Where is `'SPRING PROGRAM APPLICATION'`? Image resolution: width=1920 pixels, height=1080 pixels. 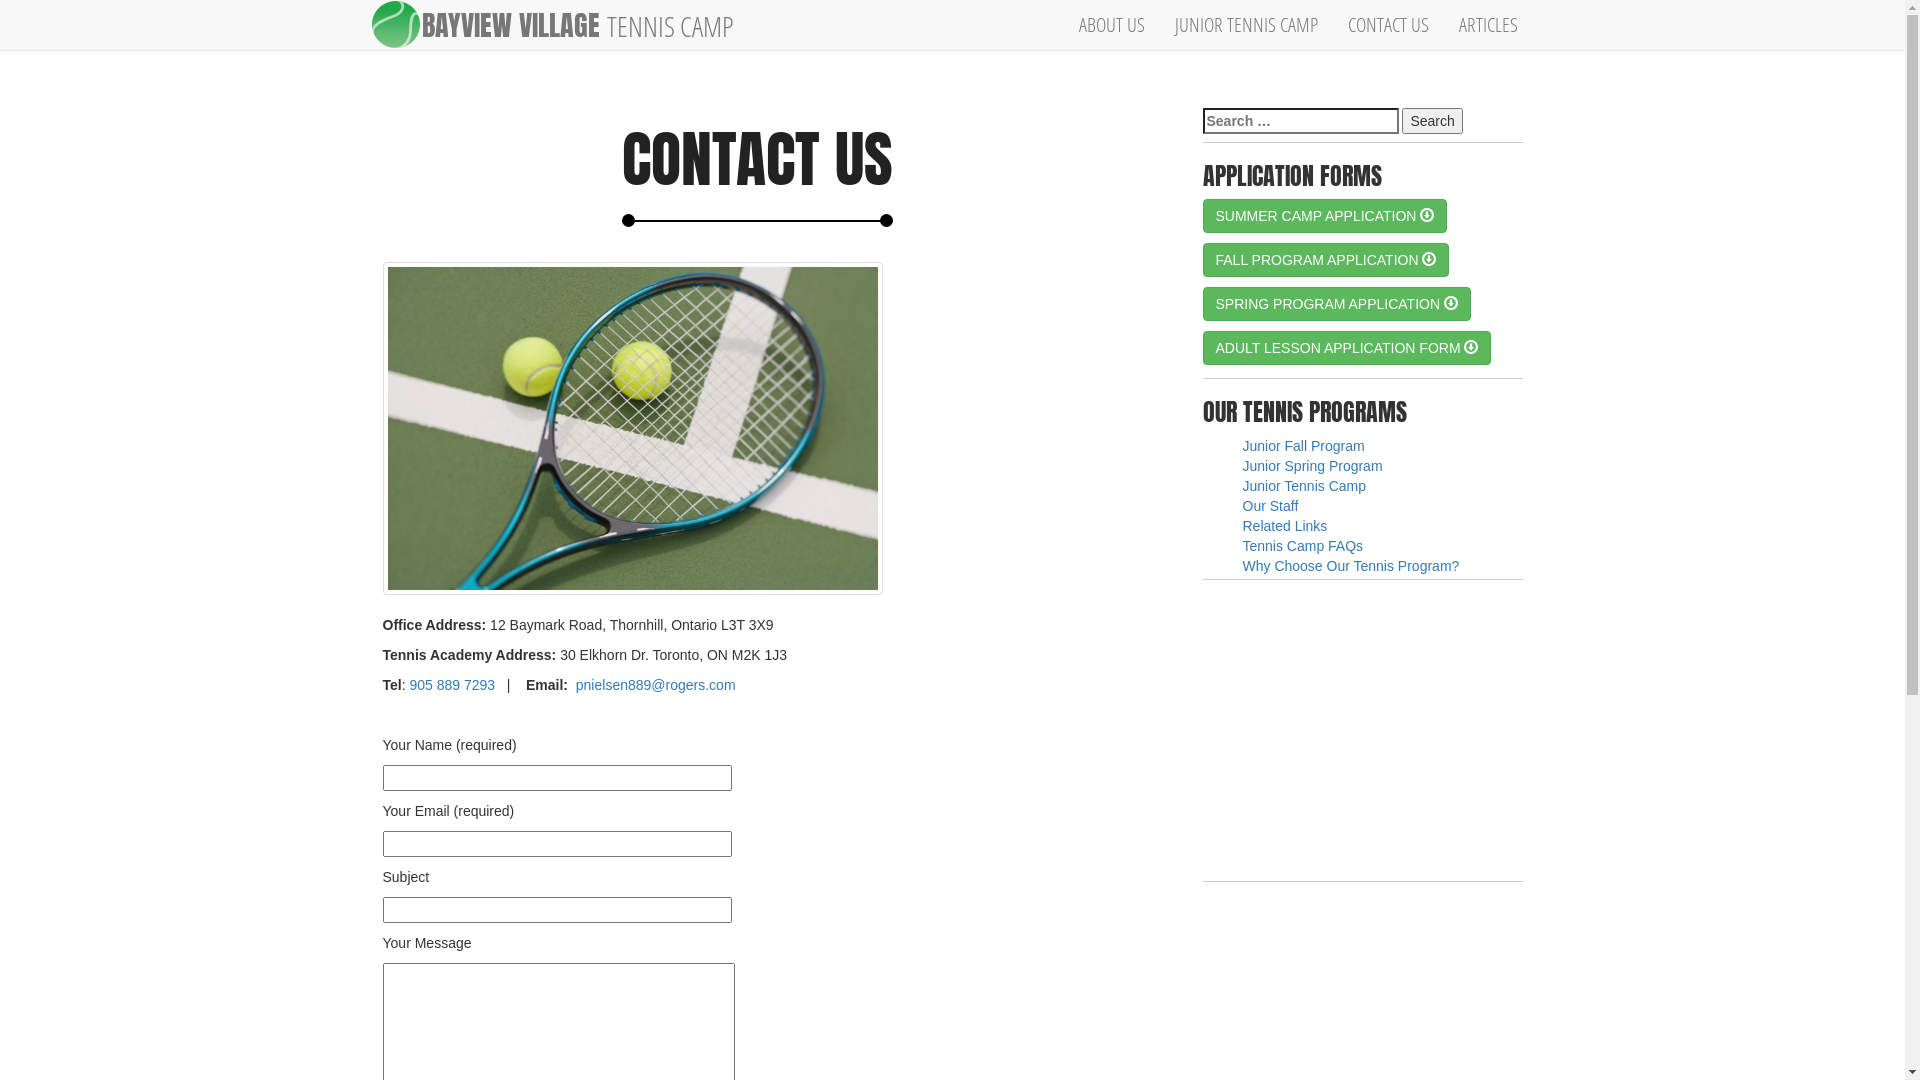 'SPRING PROGRAM APPLICATION' is located at coordinates (1335, 304).